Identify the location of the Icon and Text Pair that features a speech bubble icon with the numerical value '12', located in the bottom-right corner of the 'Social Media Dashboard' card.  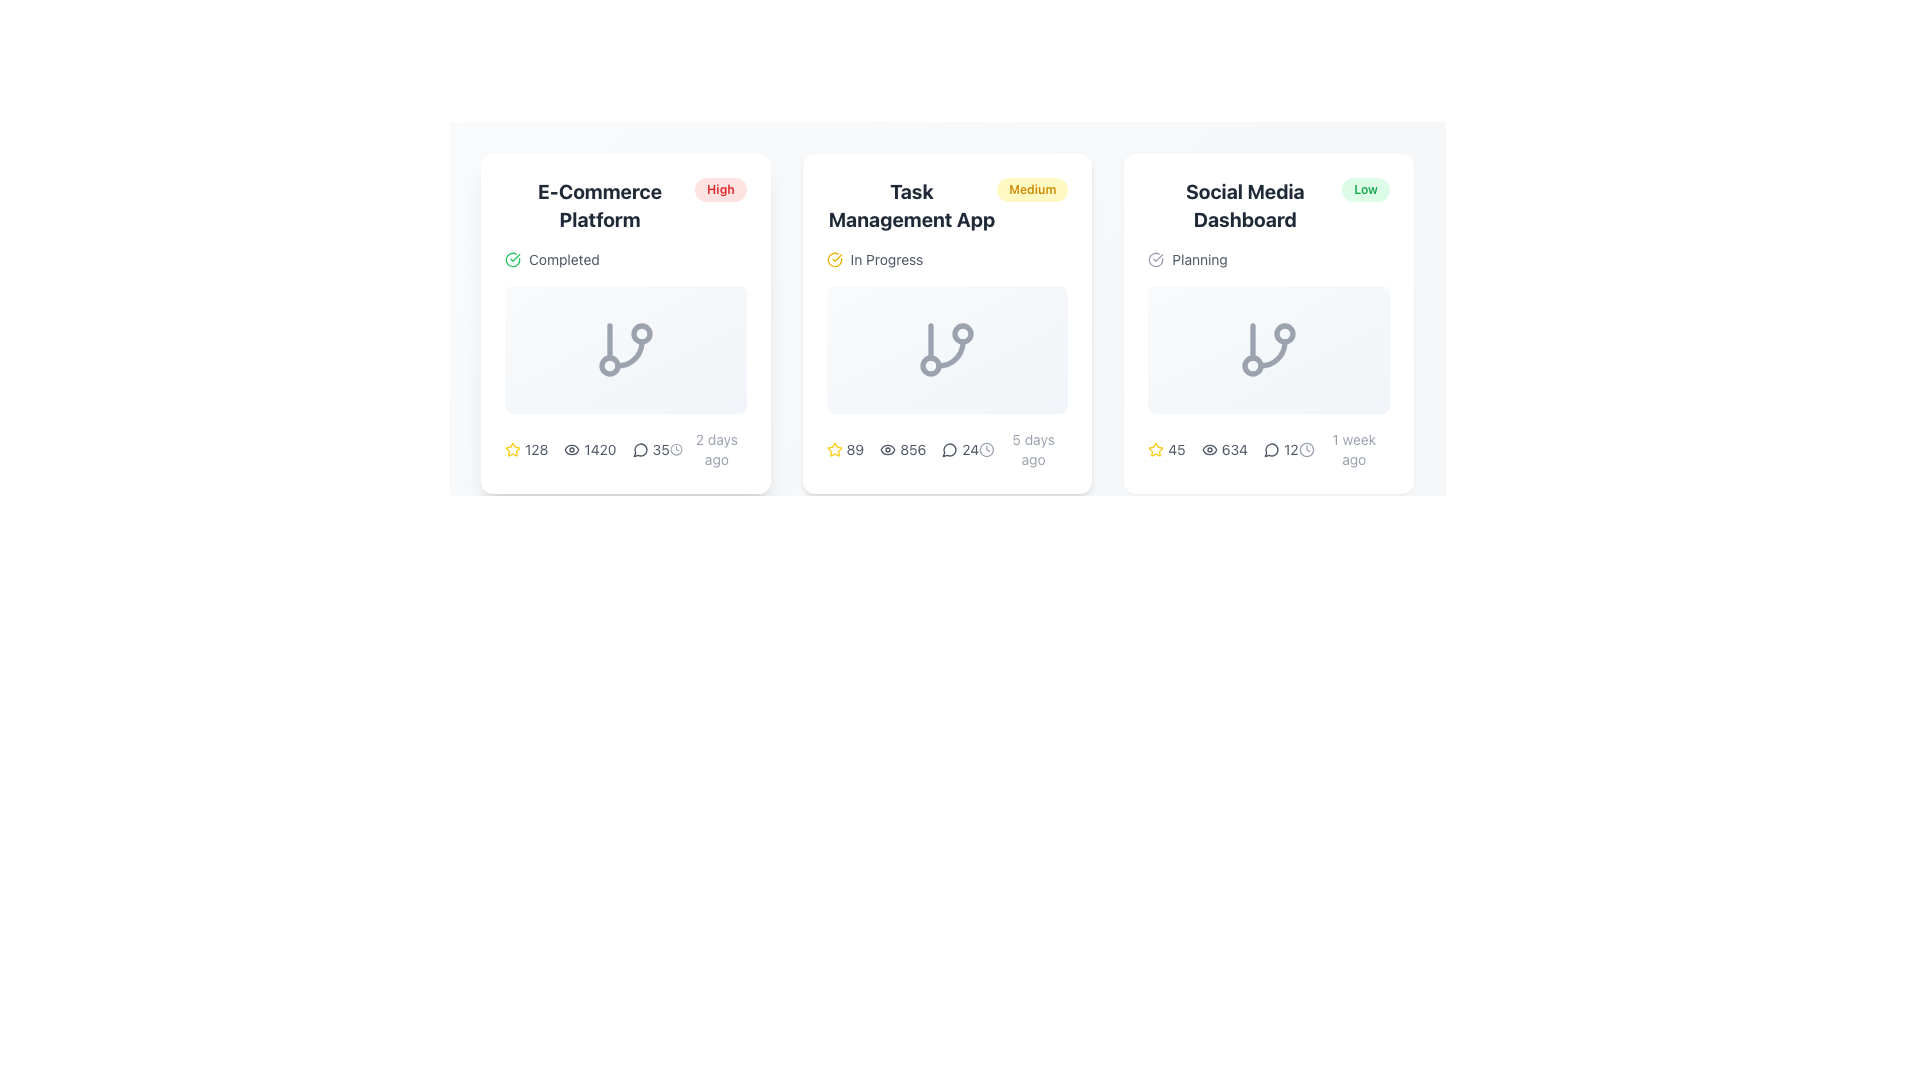
(1281, 450).